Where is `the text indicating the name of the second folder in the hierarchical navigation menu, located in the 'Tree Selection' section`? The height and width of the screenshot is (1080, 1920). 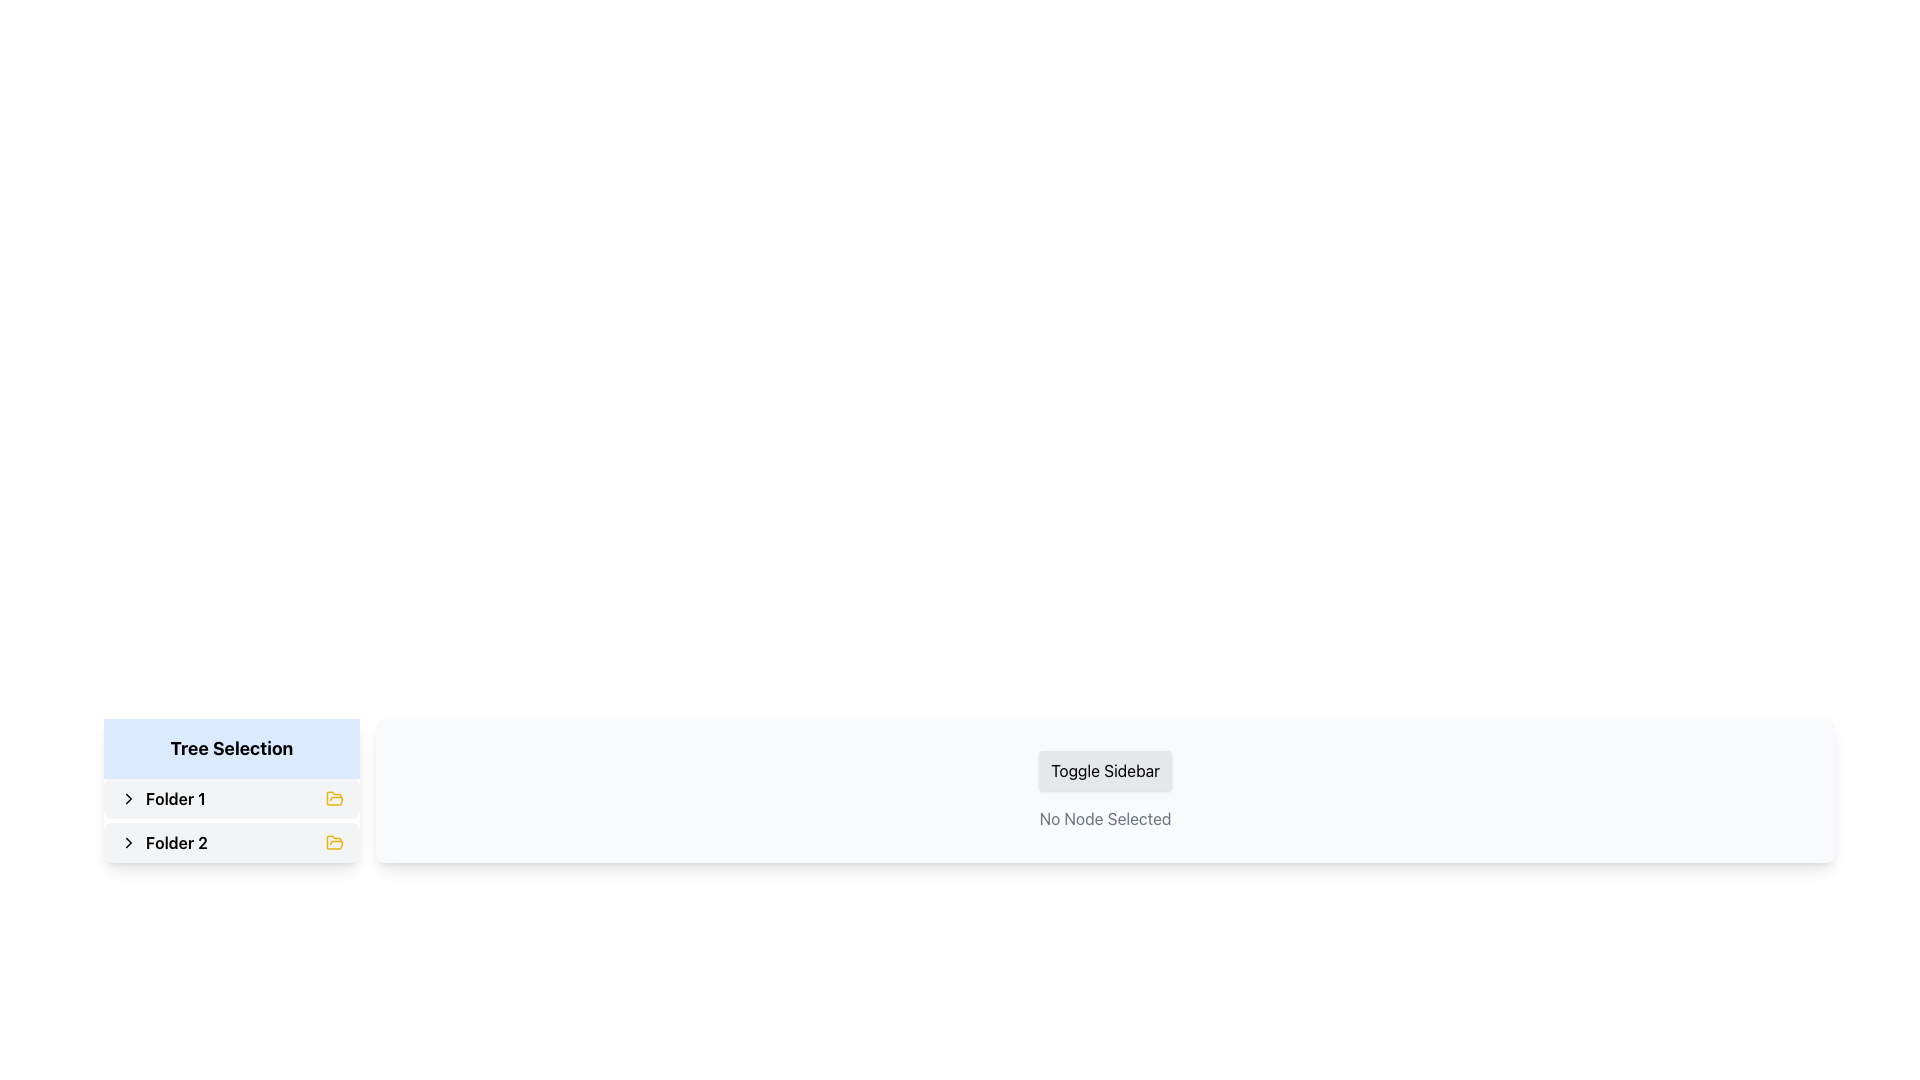 the text indicating the name of the second folder in the hierarchical navigation menu, located in the 'Tree Selection' section is located at coordinates (177, 843).